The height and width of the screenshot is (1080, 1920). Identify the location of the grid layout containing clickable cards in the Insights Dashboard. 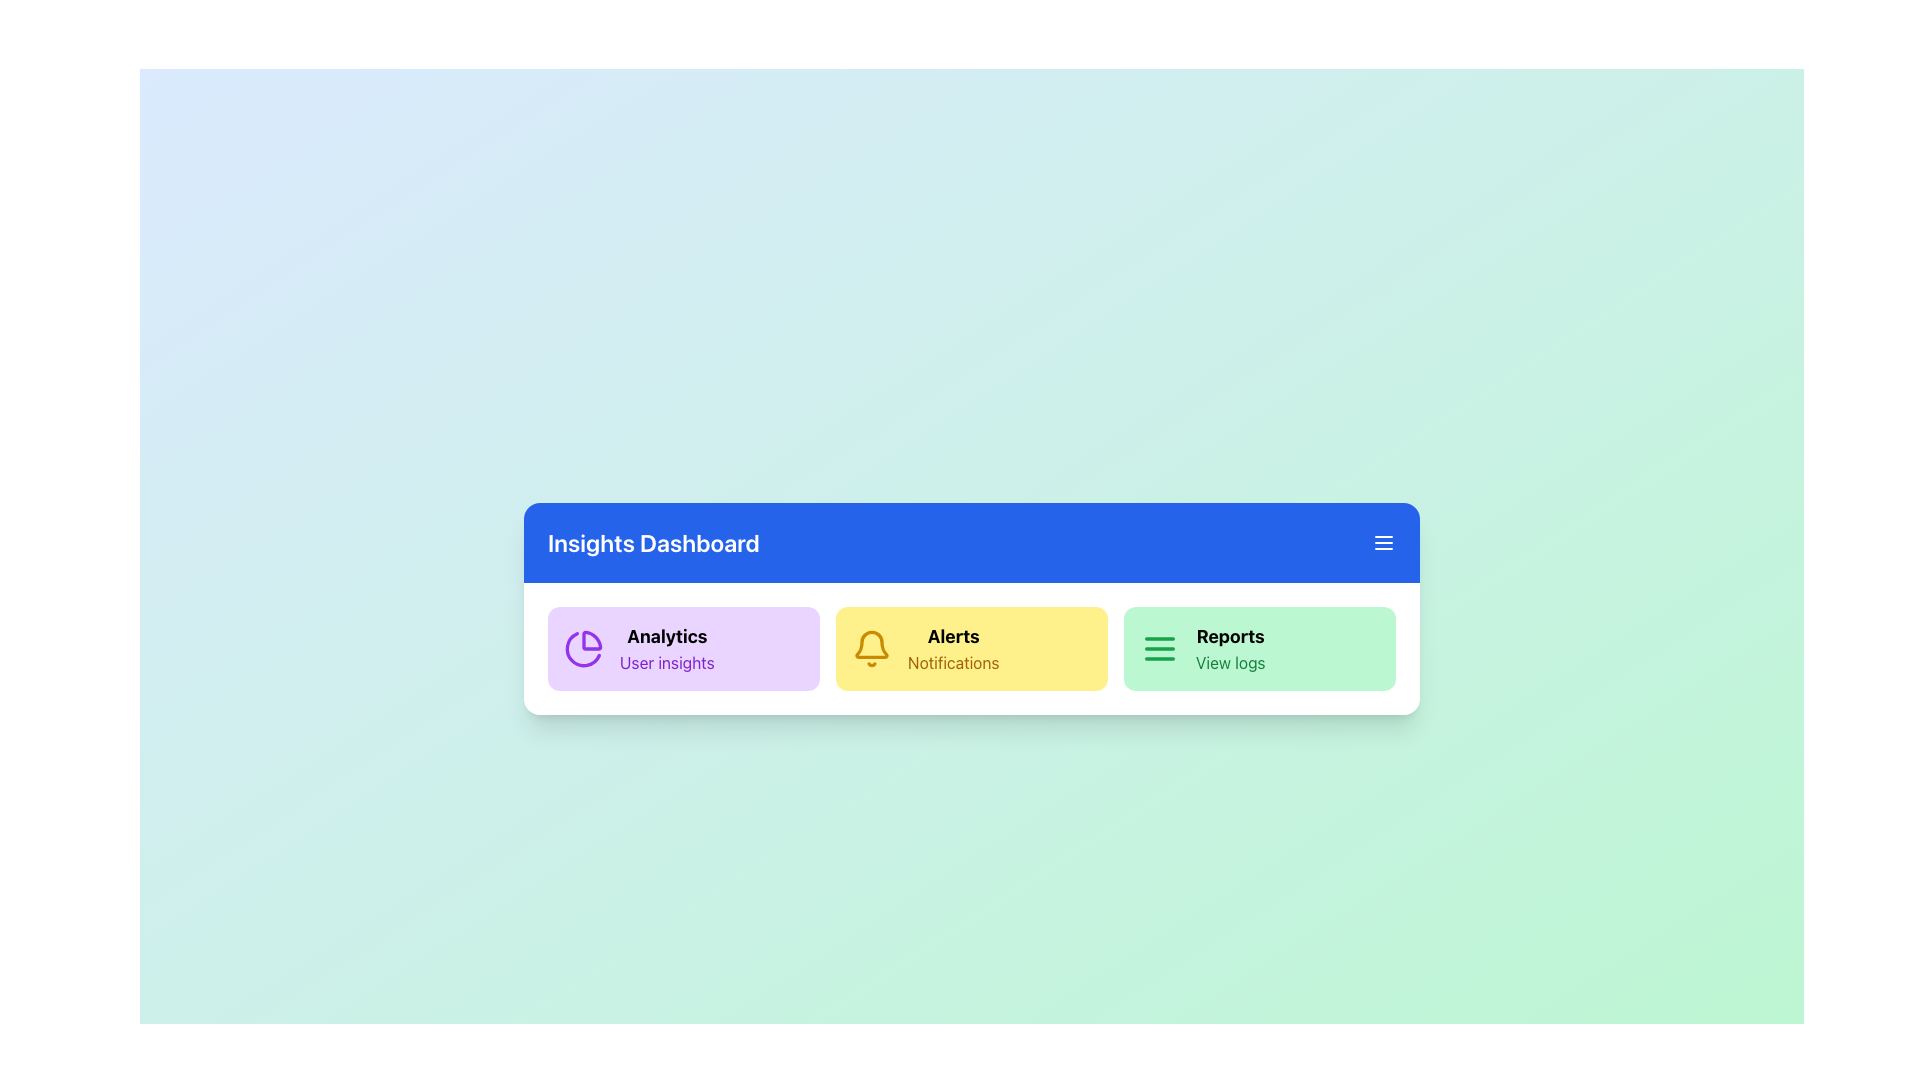
(971, 648).